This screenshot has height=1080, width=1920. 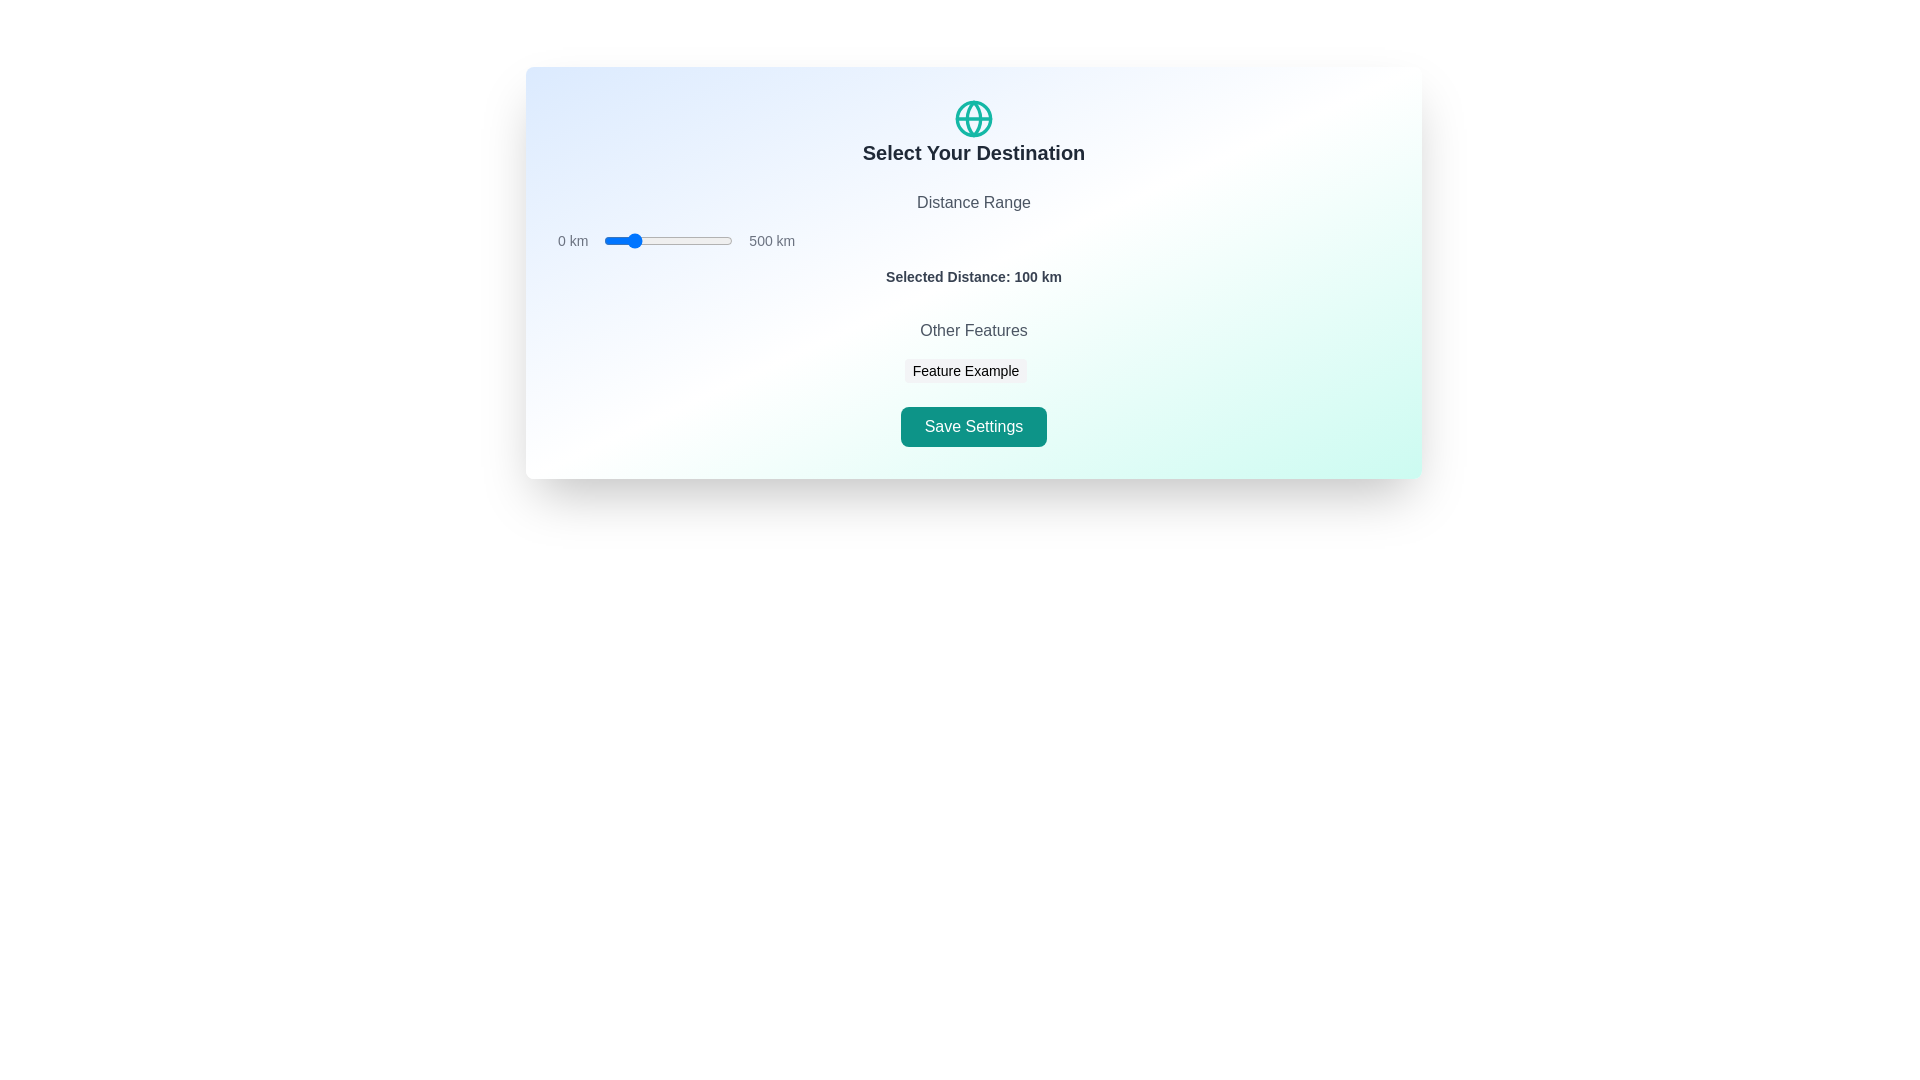 What do you see at coordinates (699, 239) in the screenshot?
I see `the distance range slider to set the distance to 370 km` at bounding box center [699, 239].